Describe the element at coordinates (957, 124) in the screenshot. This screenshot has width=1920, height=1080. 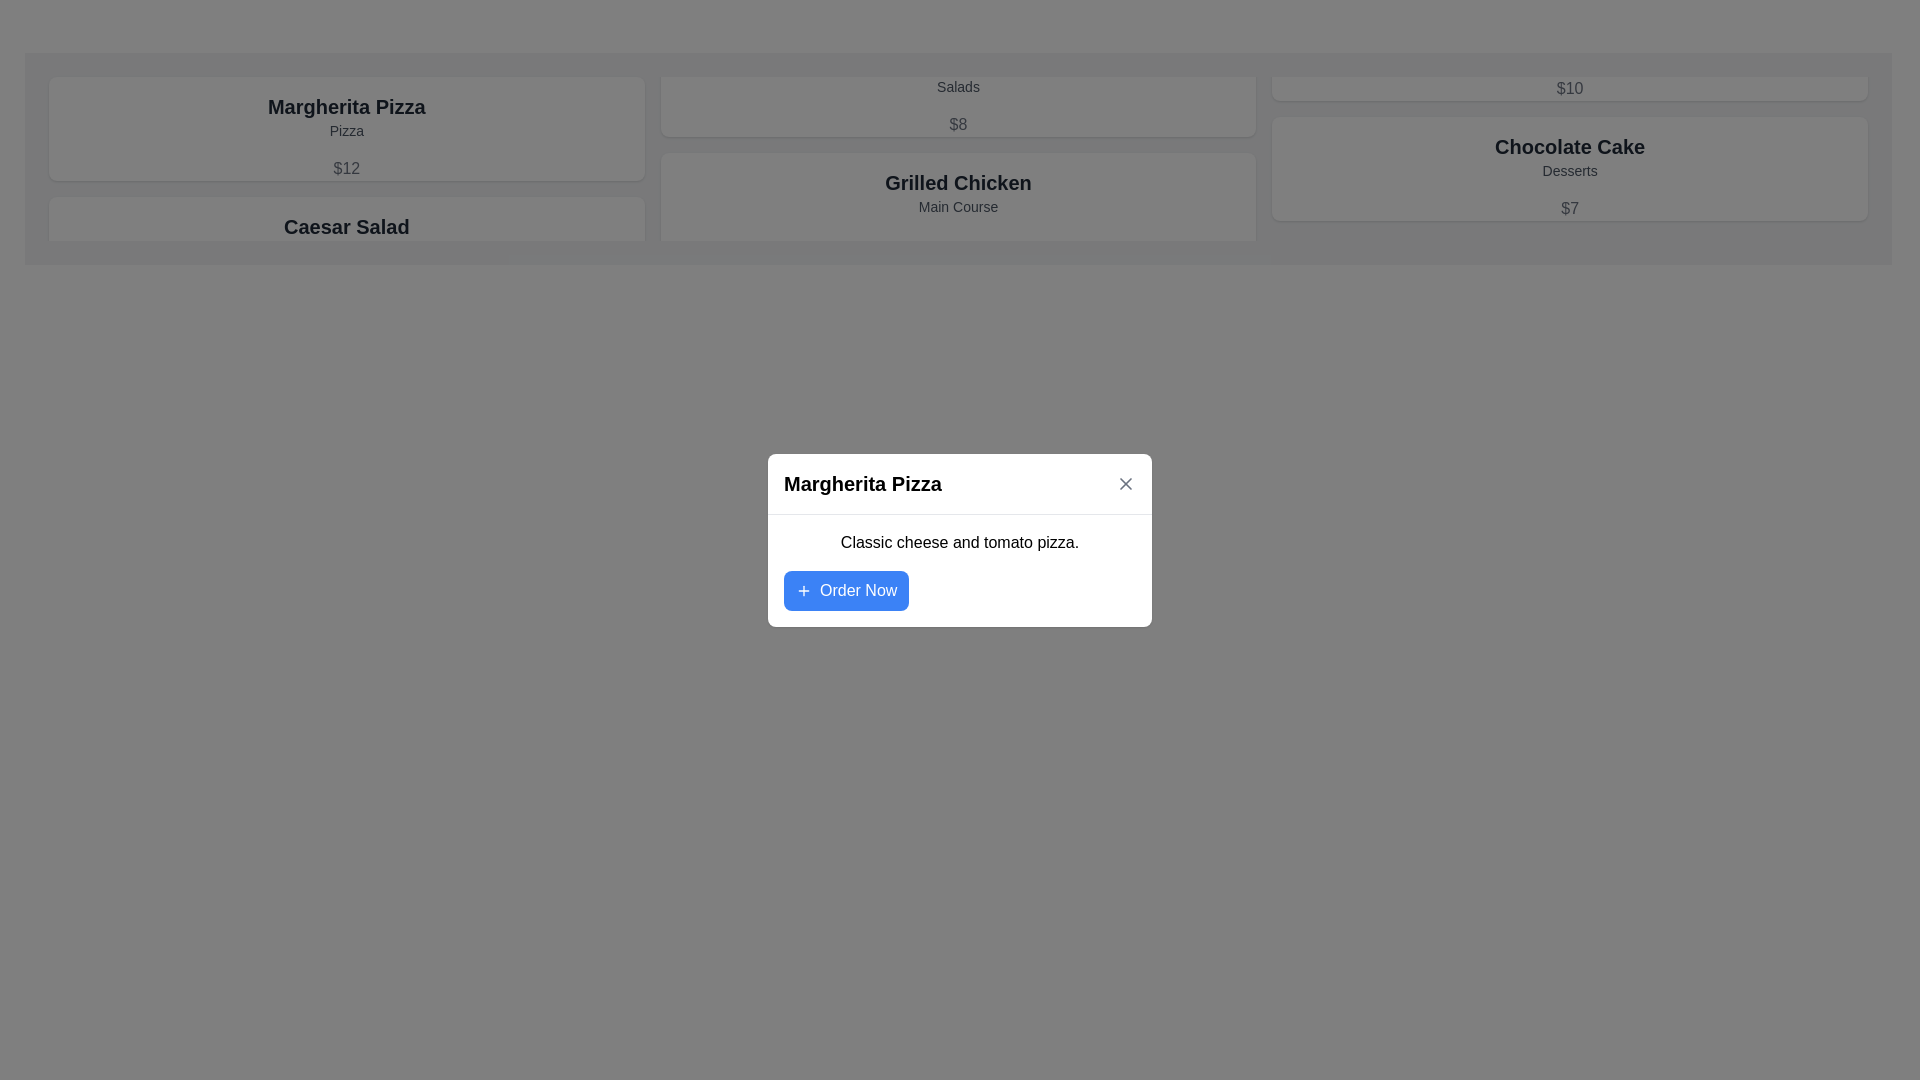
I see `the text label displaying the monetary amount '$8'` at that location.